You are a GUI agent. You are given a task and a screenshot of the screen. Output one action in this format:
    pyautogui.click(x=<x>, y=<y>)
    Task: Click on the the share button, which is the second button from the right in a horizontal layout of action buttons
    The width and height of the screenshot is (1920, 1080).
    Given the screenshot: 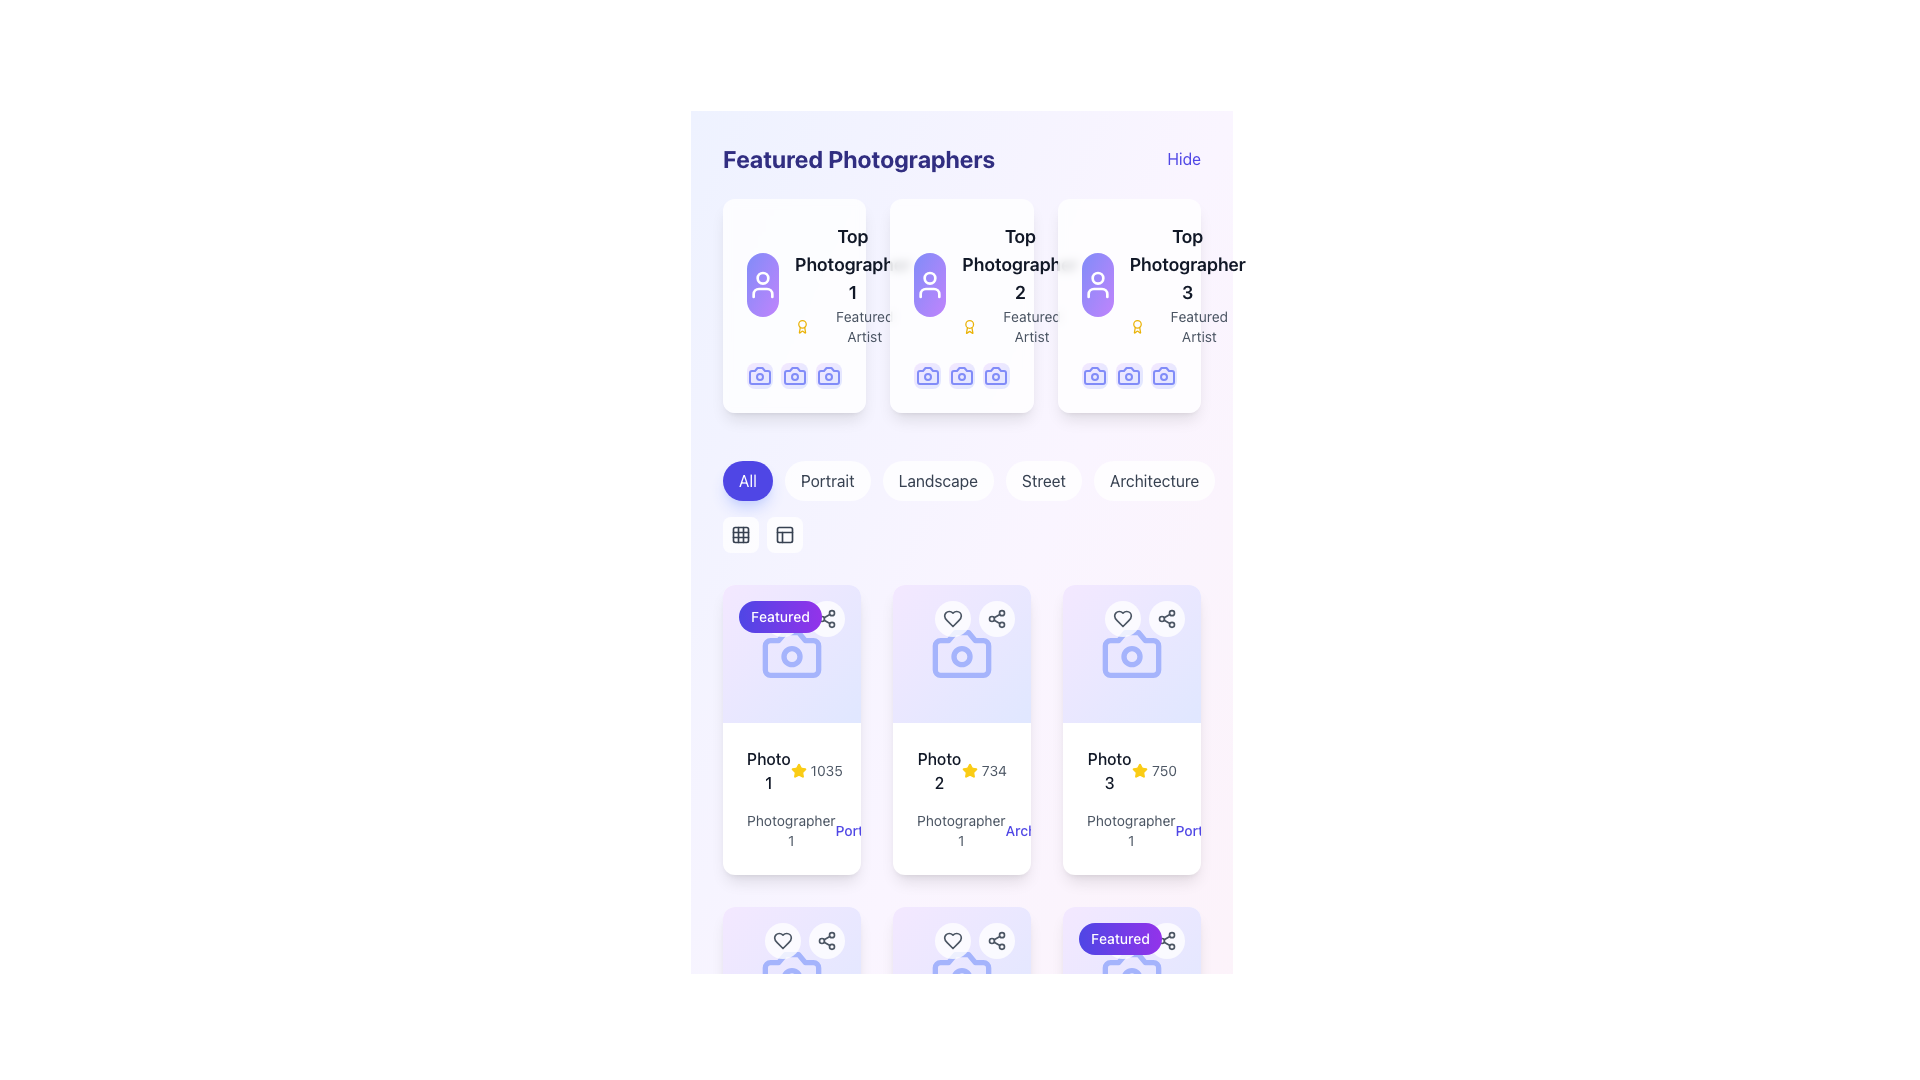 What is the action you would take?
    pyautogui.click(x=826, y=941)
    